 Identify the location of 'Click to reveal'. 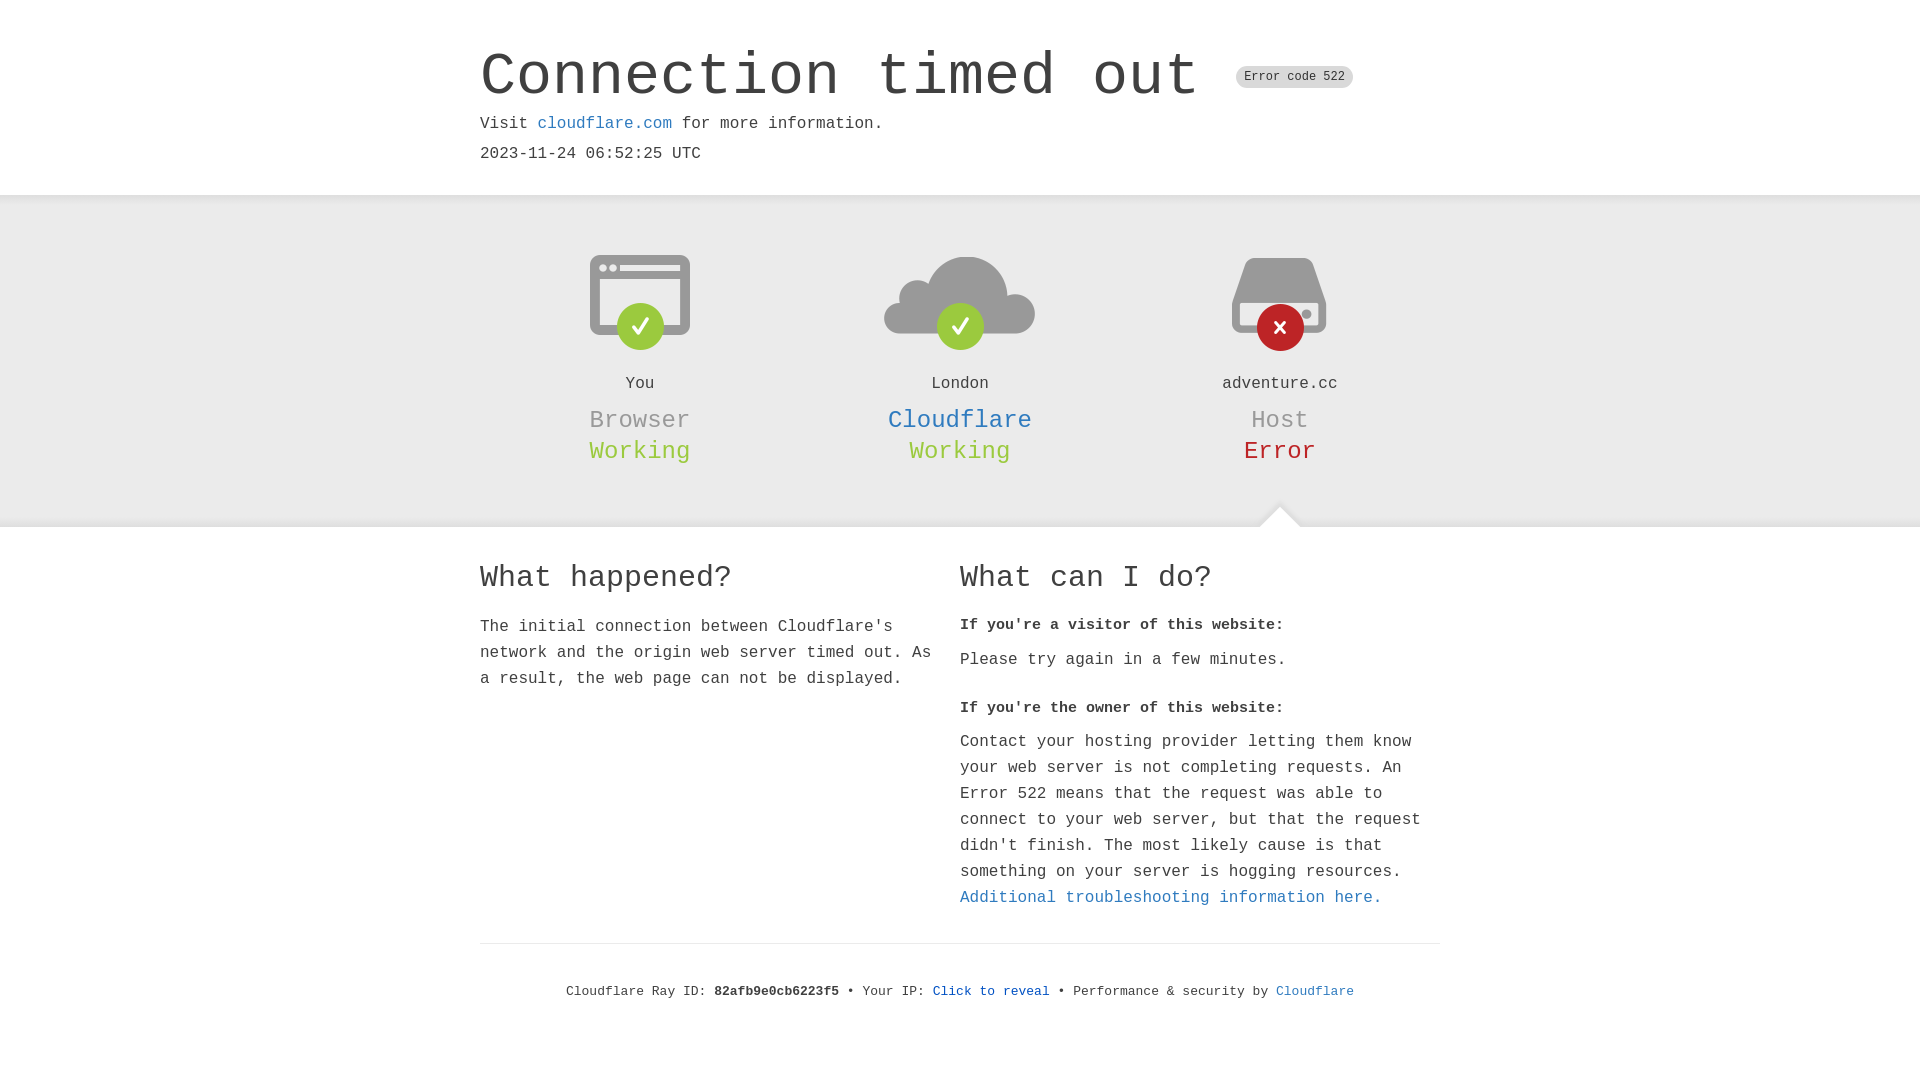
(991, 991).